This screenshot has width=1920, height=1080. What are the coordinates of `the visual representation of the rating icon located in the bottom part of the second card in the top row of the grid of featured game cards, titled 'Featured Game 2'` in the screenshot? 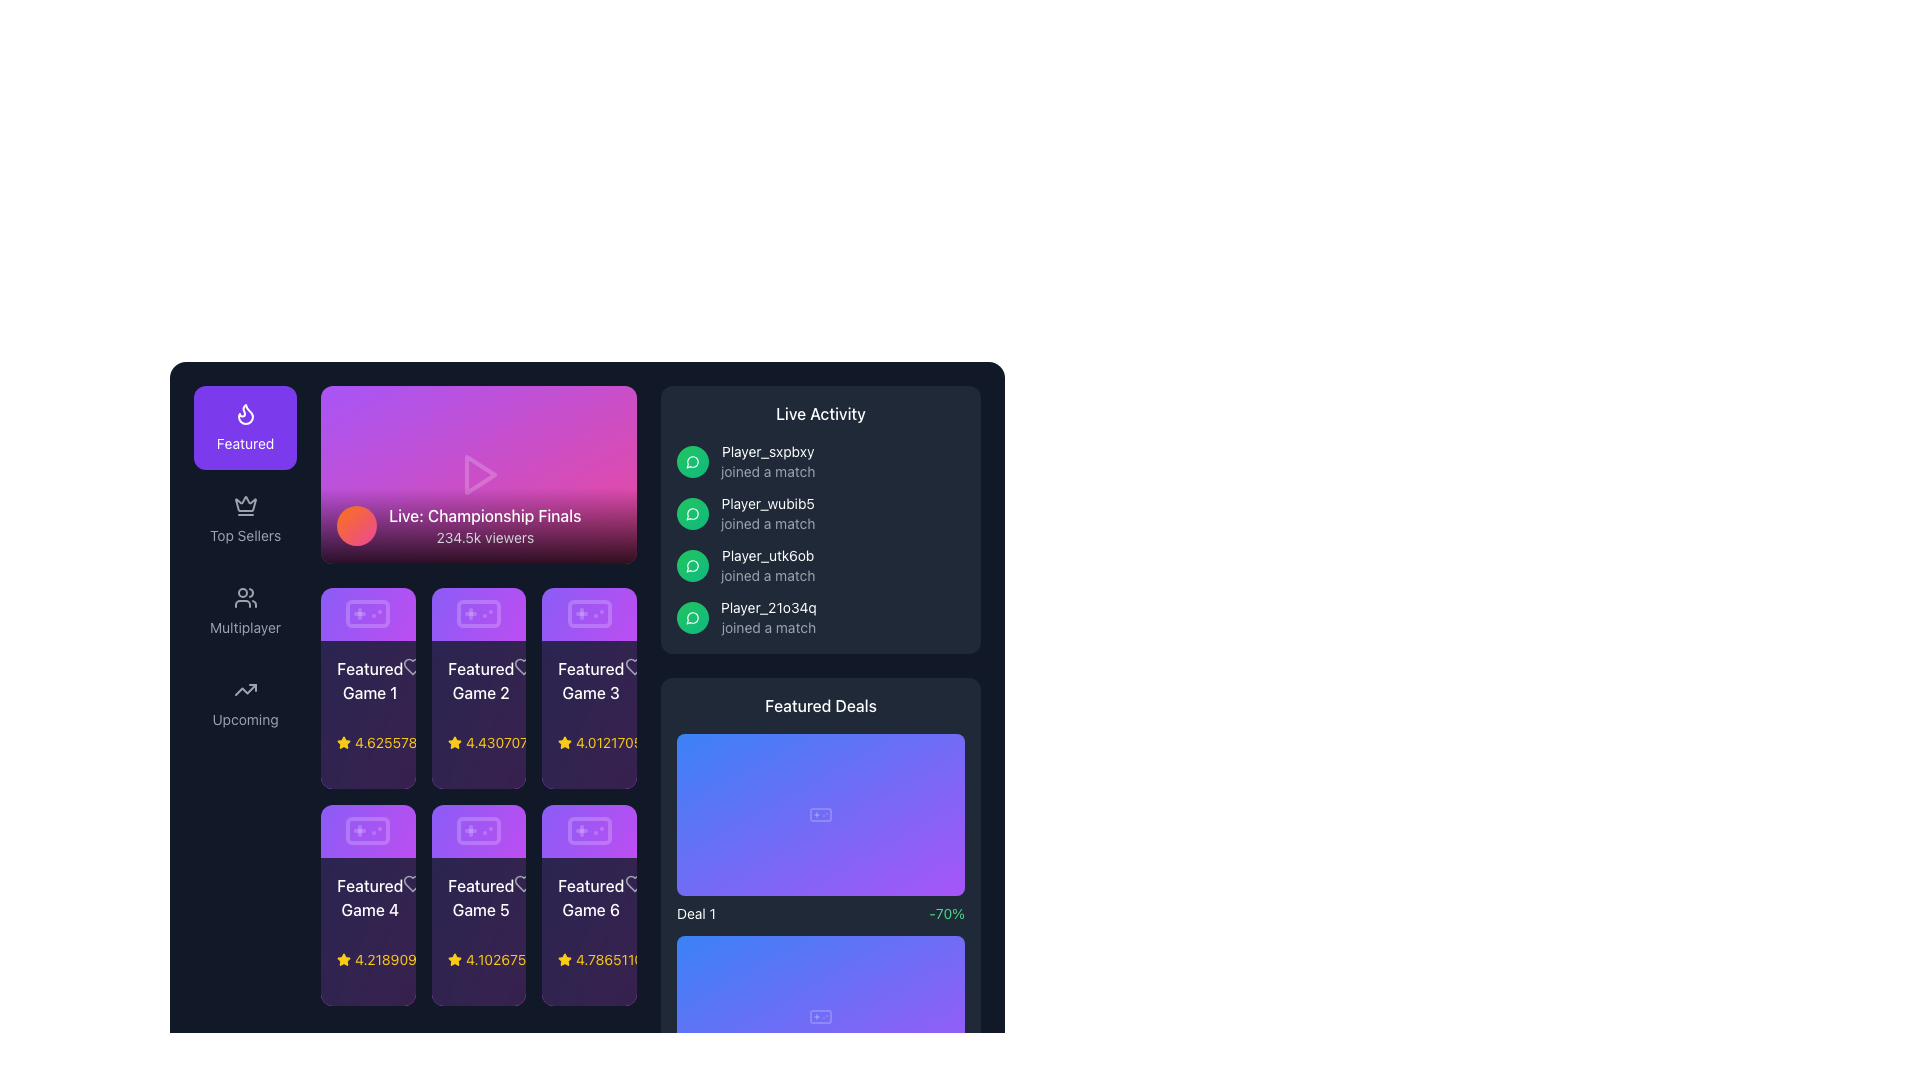 It's located at (453, 742).